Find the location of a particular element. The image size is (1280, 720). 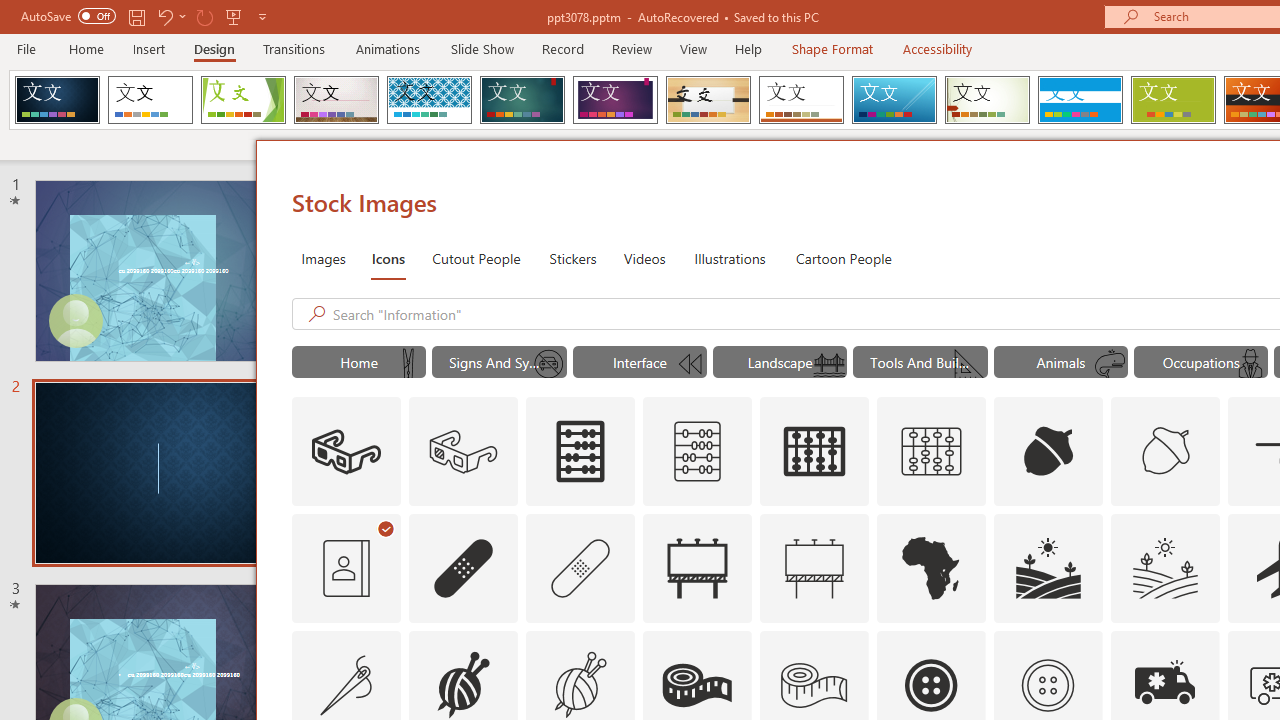

'Slice' is located at coordinates (893, 100).